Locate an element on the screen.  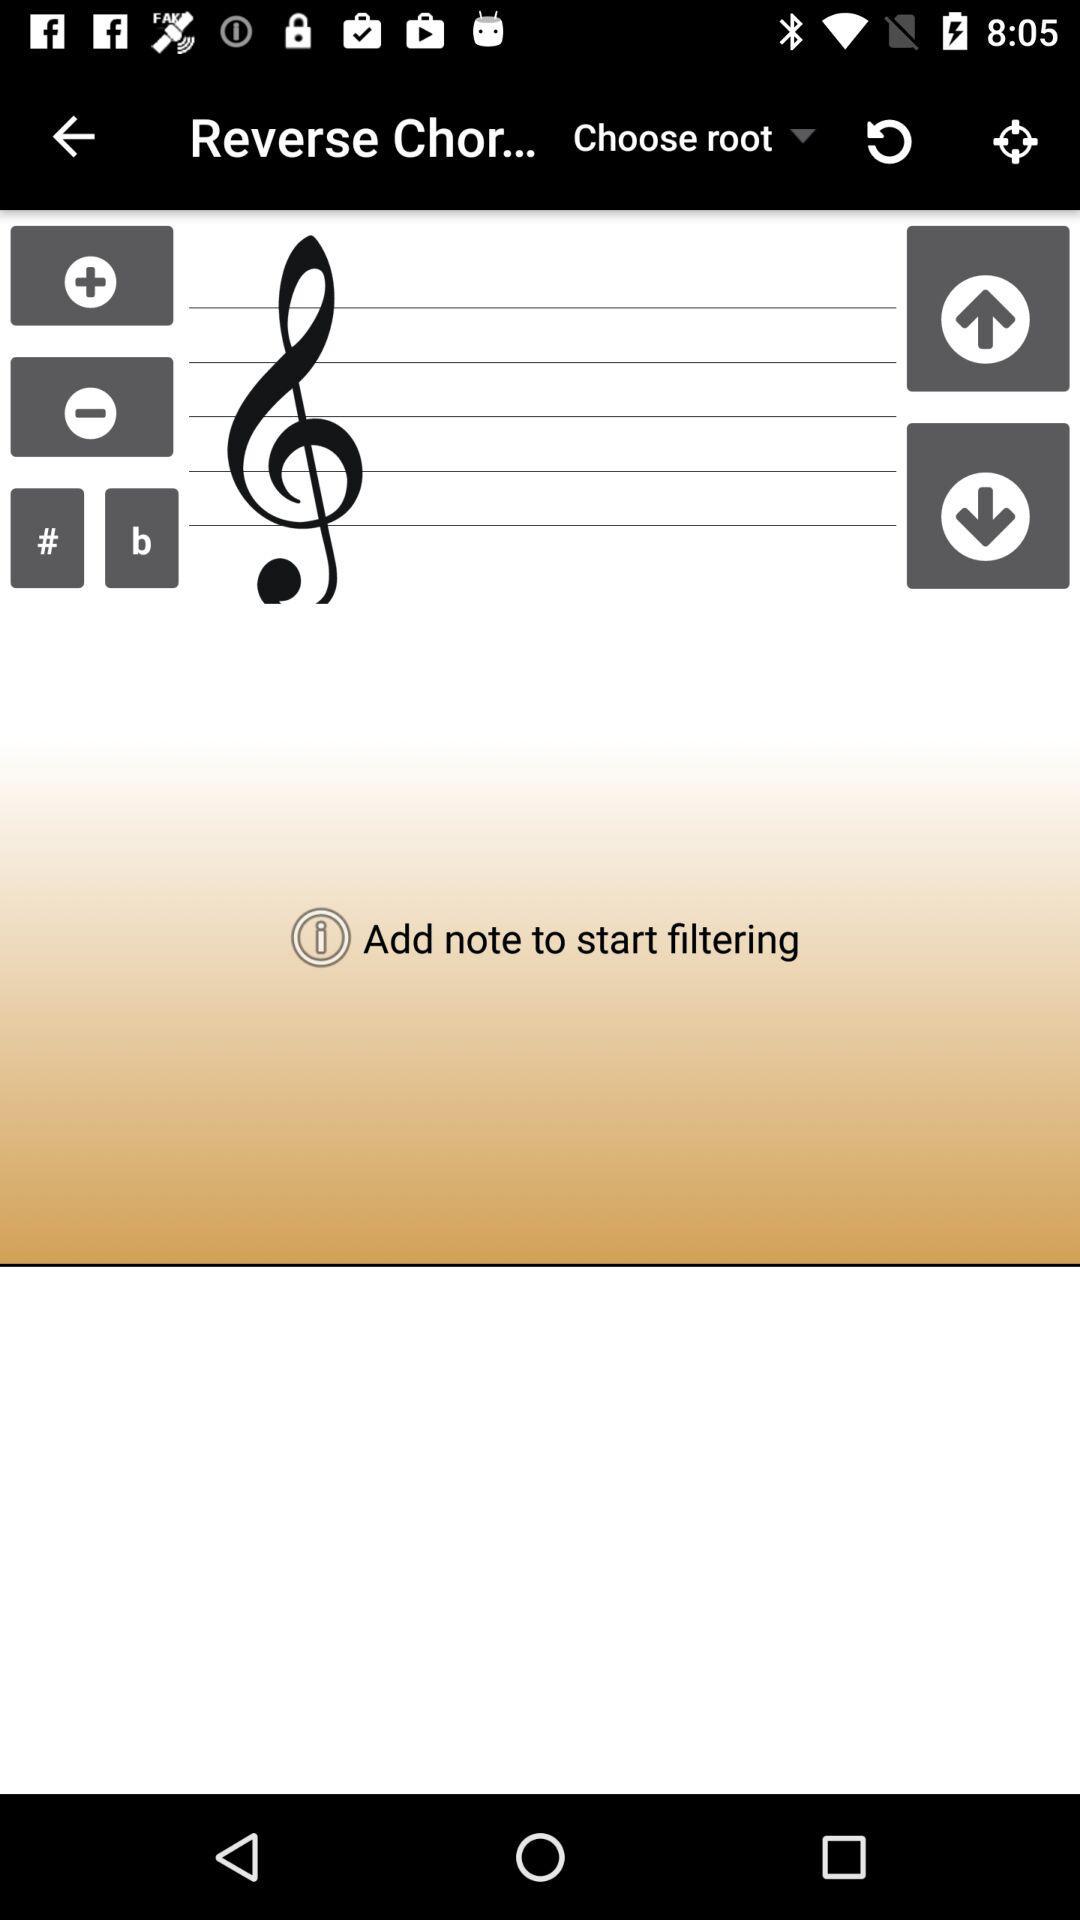
icon next to the reverse chord lookup item is located at coordinates (672, 135).